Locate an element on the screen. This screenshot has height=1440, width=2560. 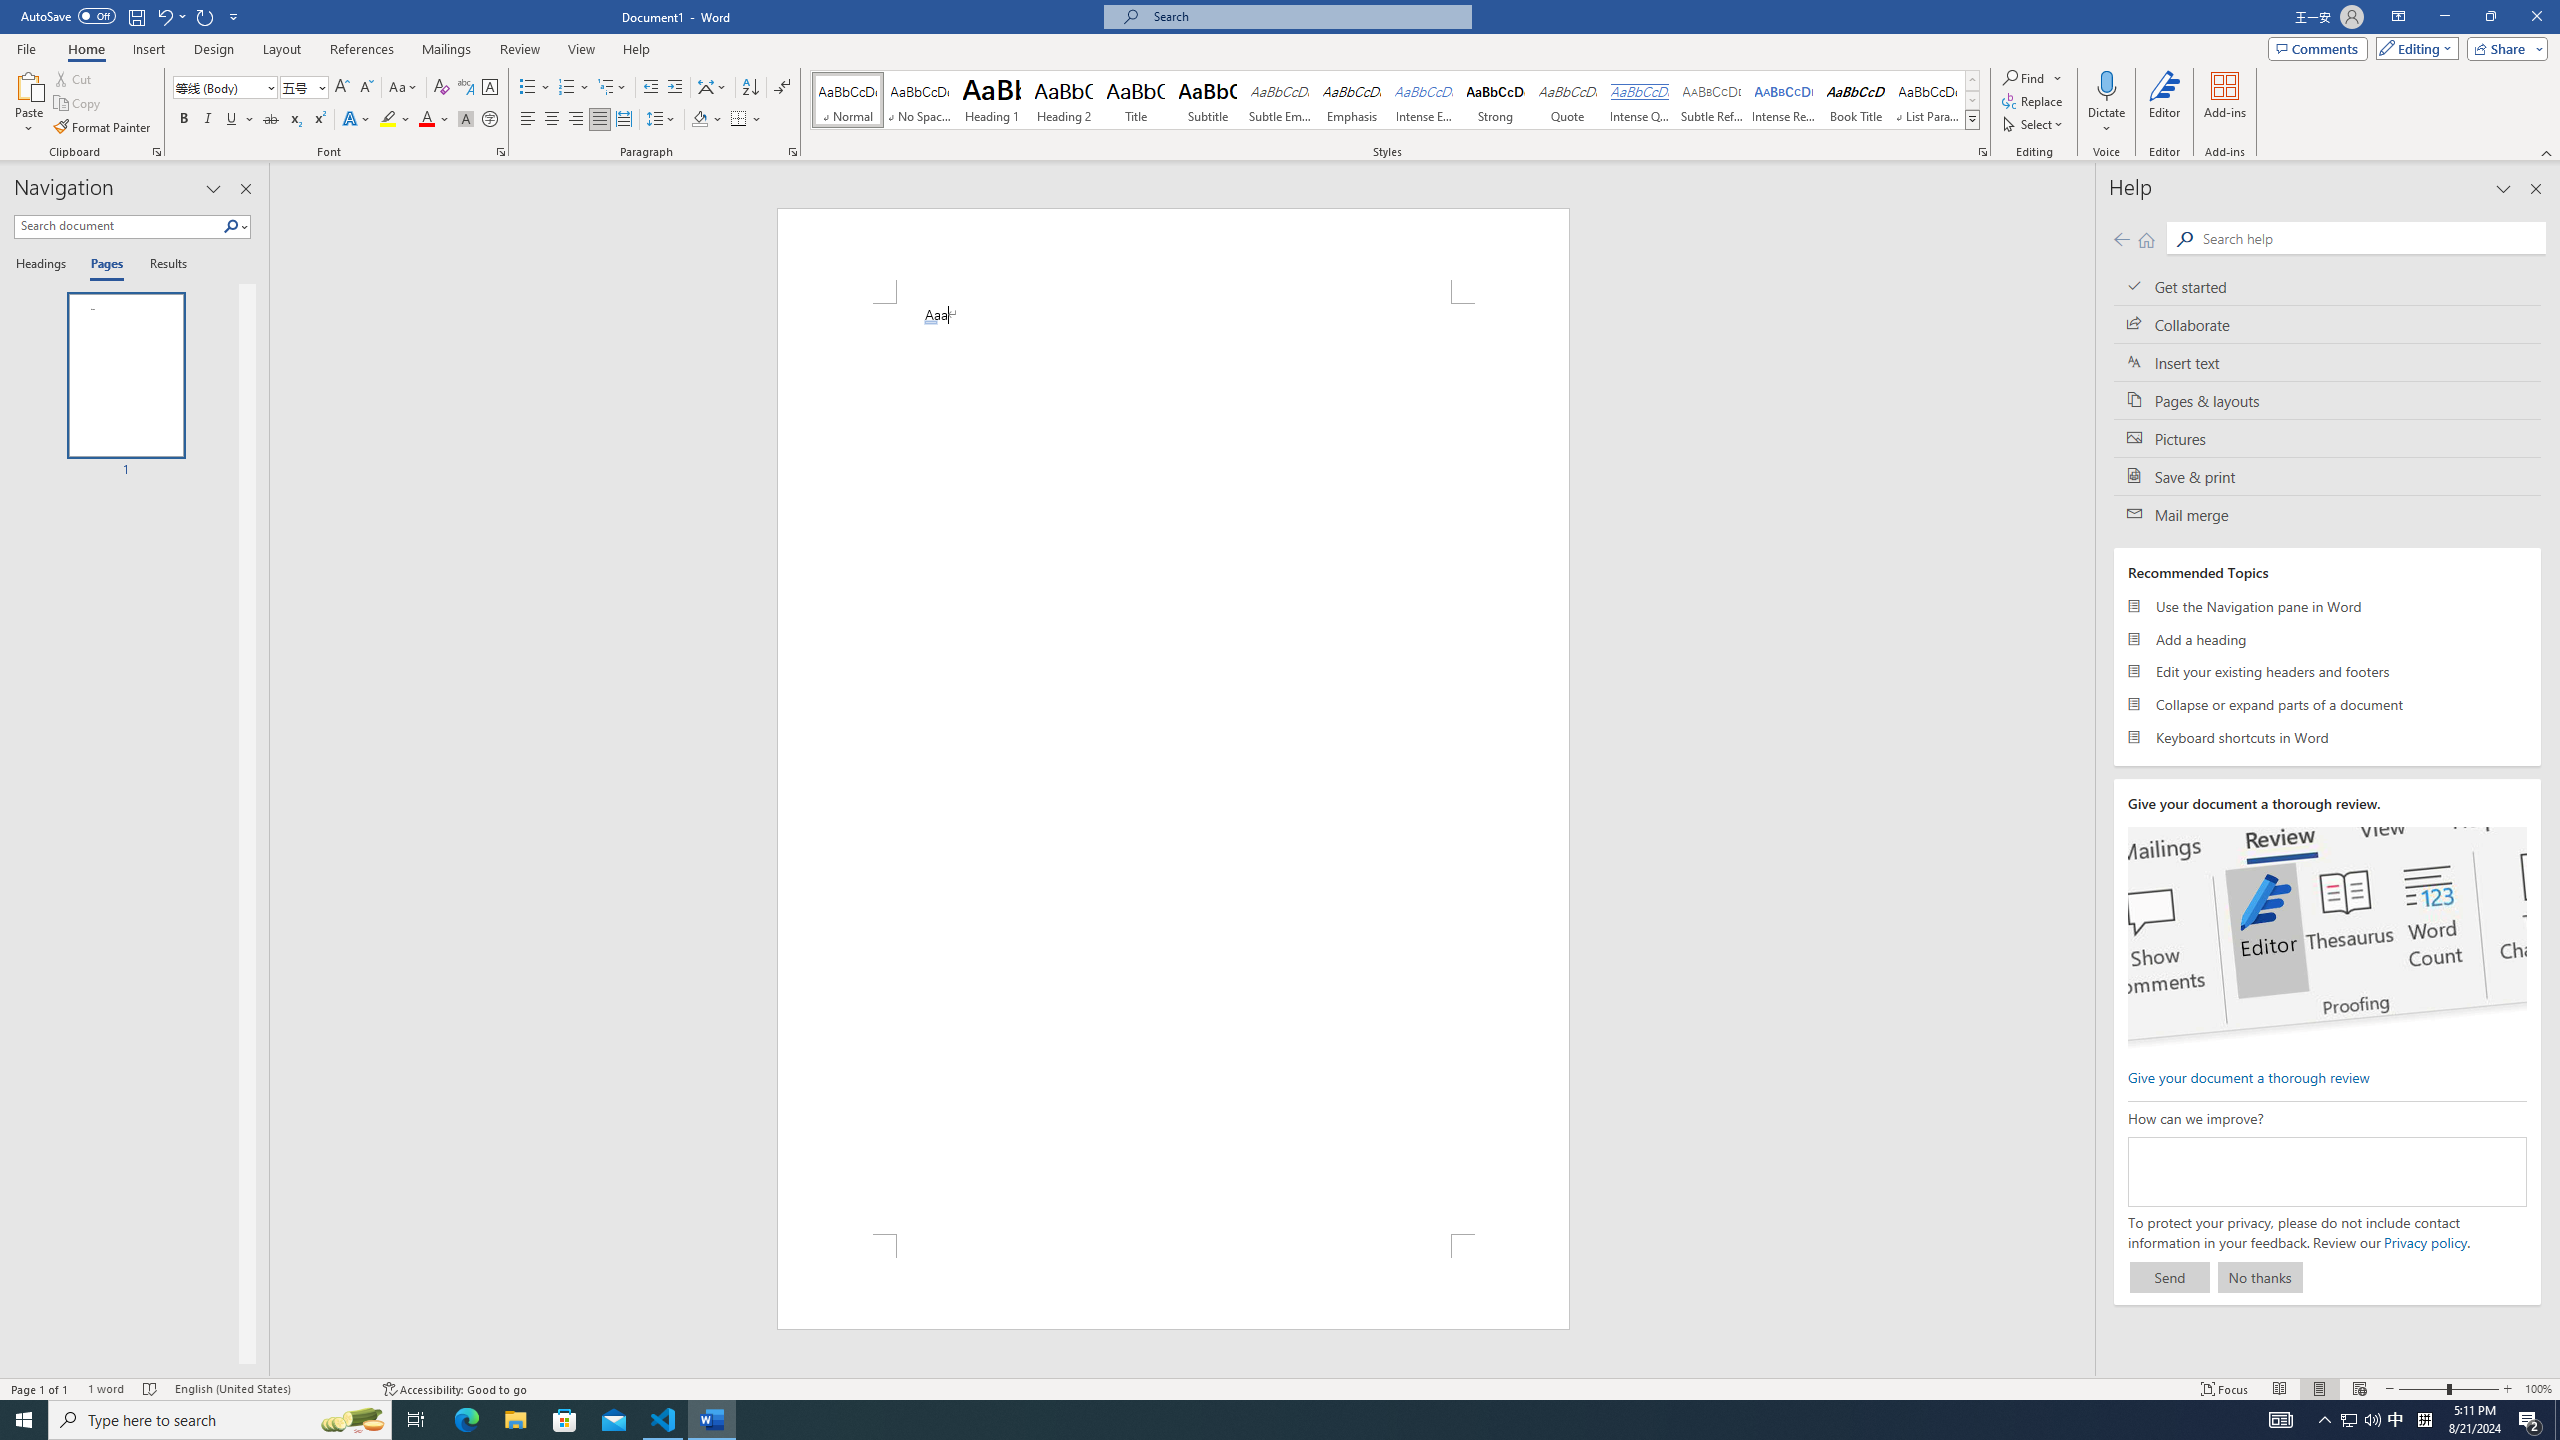
'Subtle Emphasis' is located at coordinates (1280, 99).